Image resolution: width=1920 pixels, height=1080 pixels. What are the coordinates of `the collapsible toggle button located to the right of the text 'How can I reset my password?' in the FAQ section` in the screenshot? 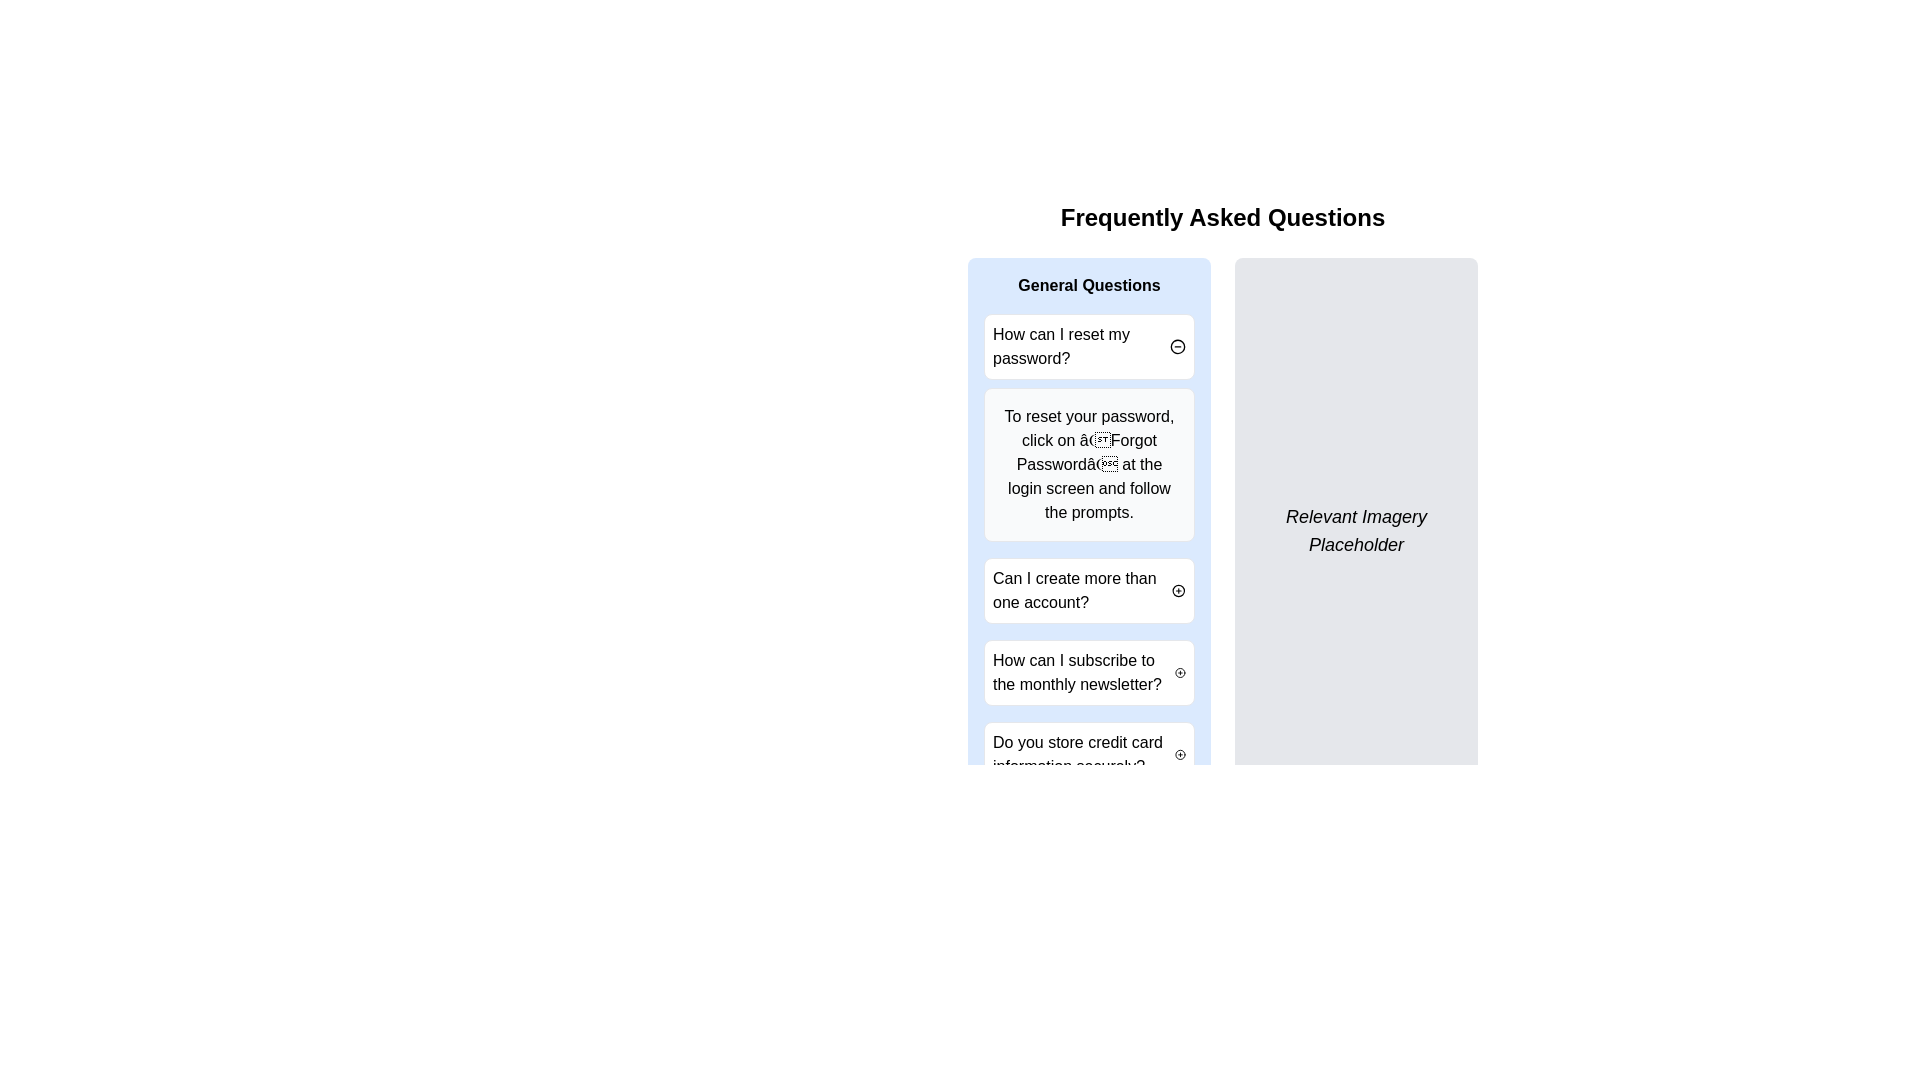 It's located at (1177, 346).